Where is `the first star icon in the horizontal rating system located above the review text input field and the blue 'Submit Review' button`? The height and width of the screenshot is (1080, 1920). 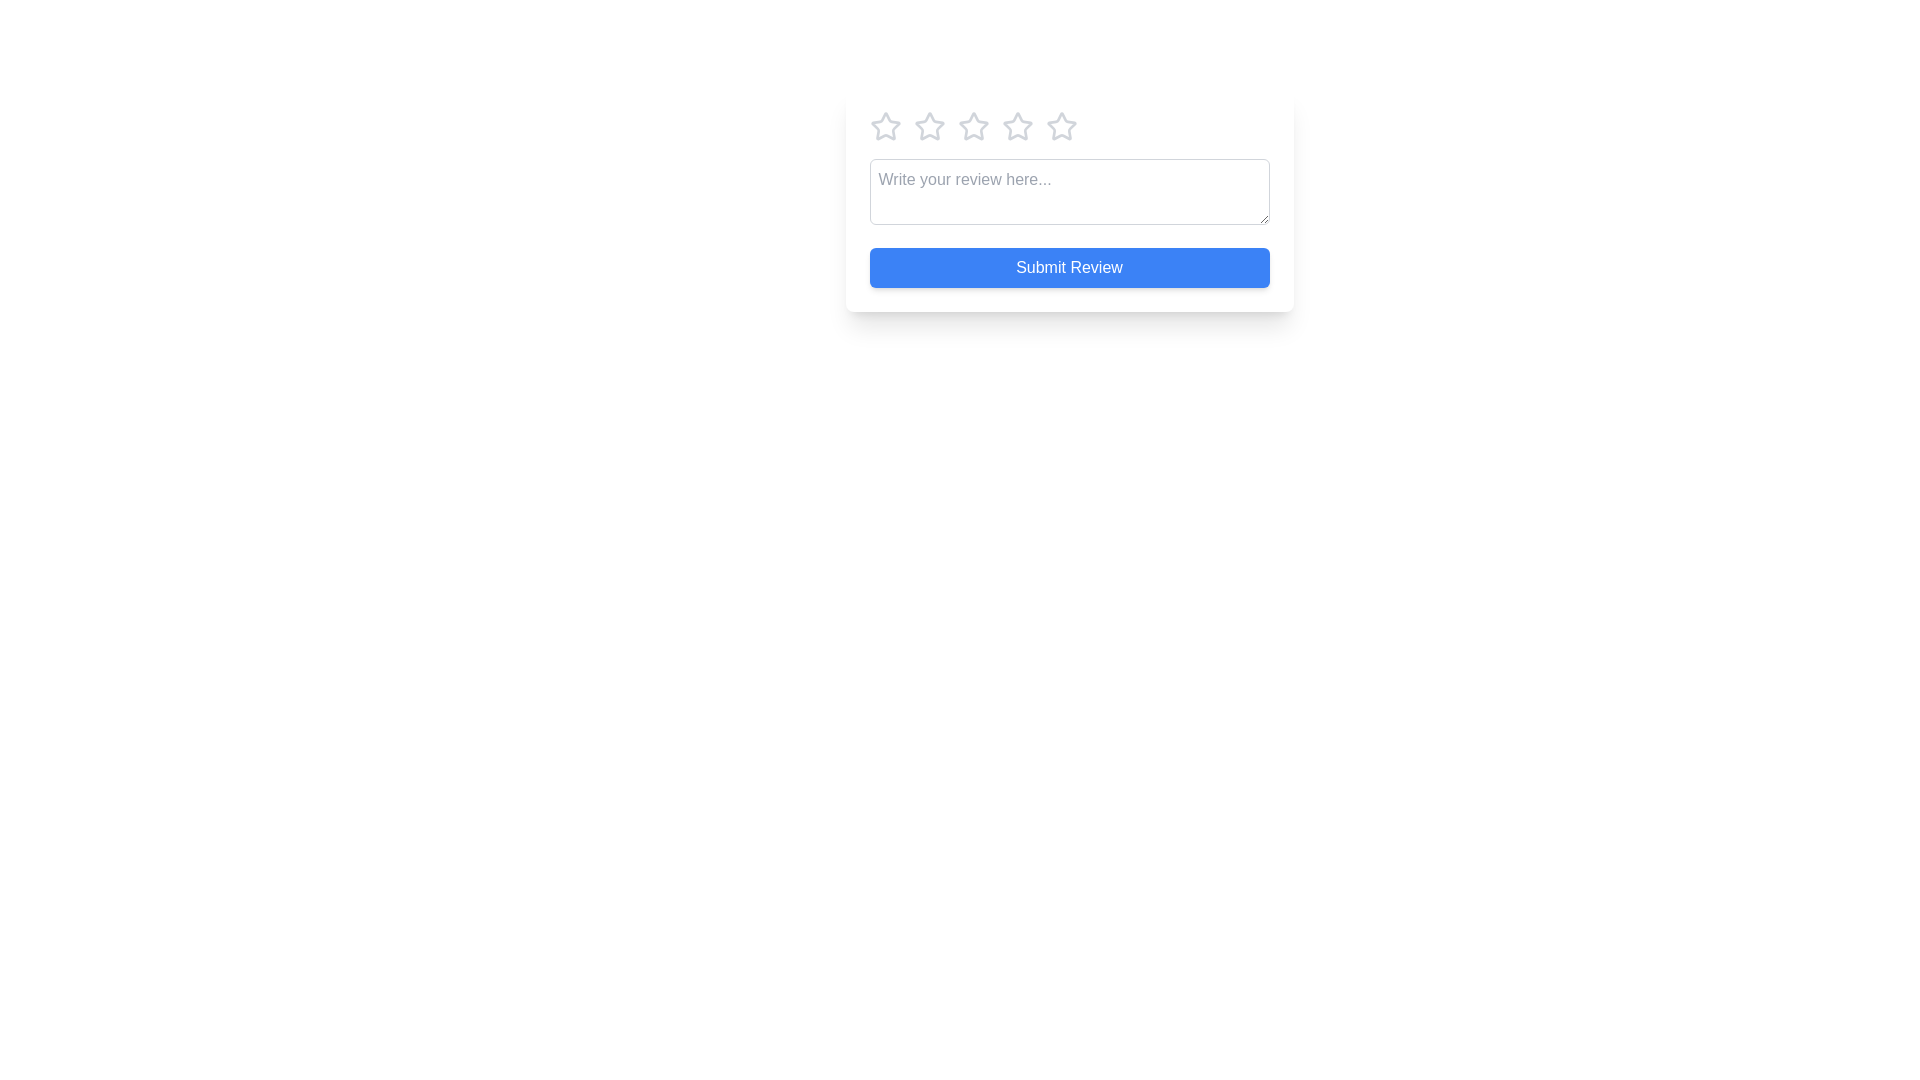
the first star icon in the horizontal rating system located above the review text input field and the blue 'Submit Review' button is located at coordinates (884, 126).